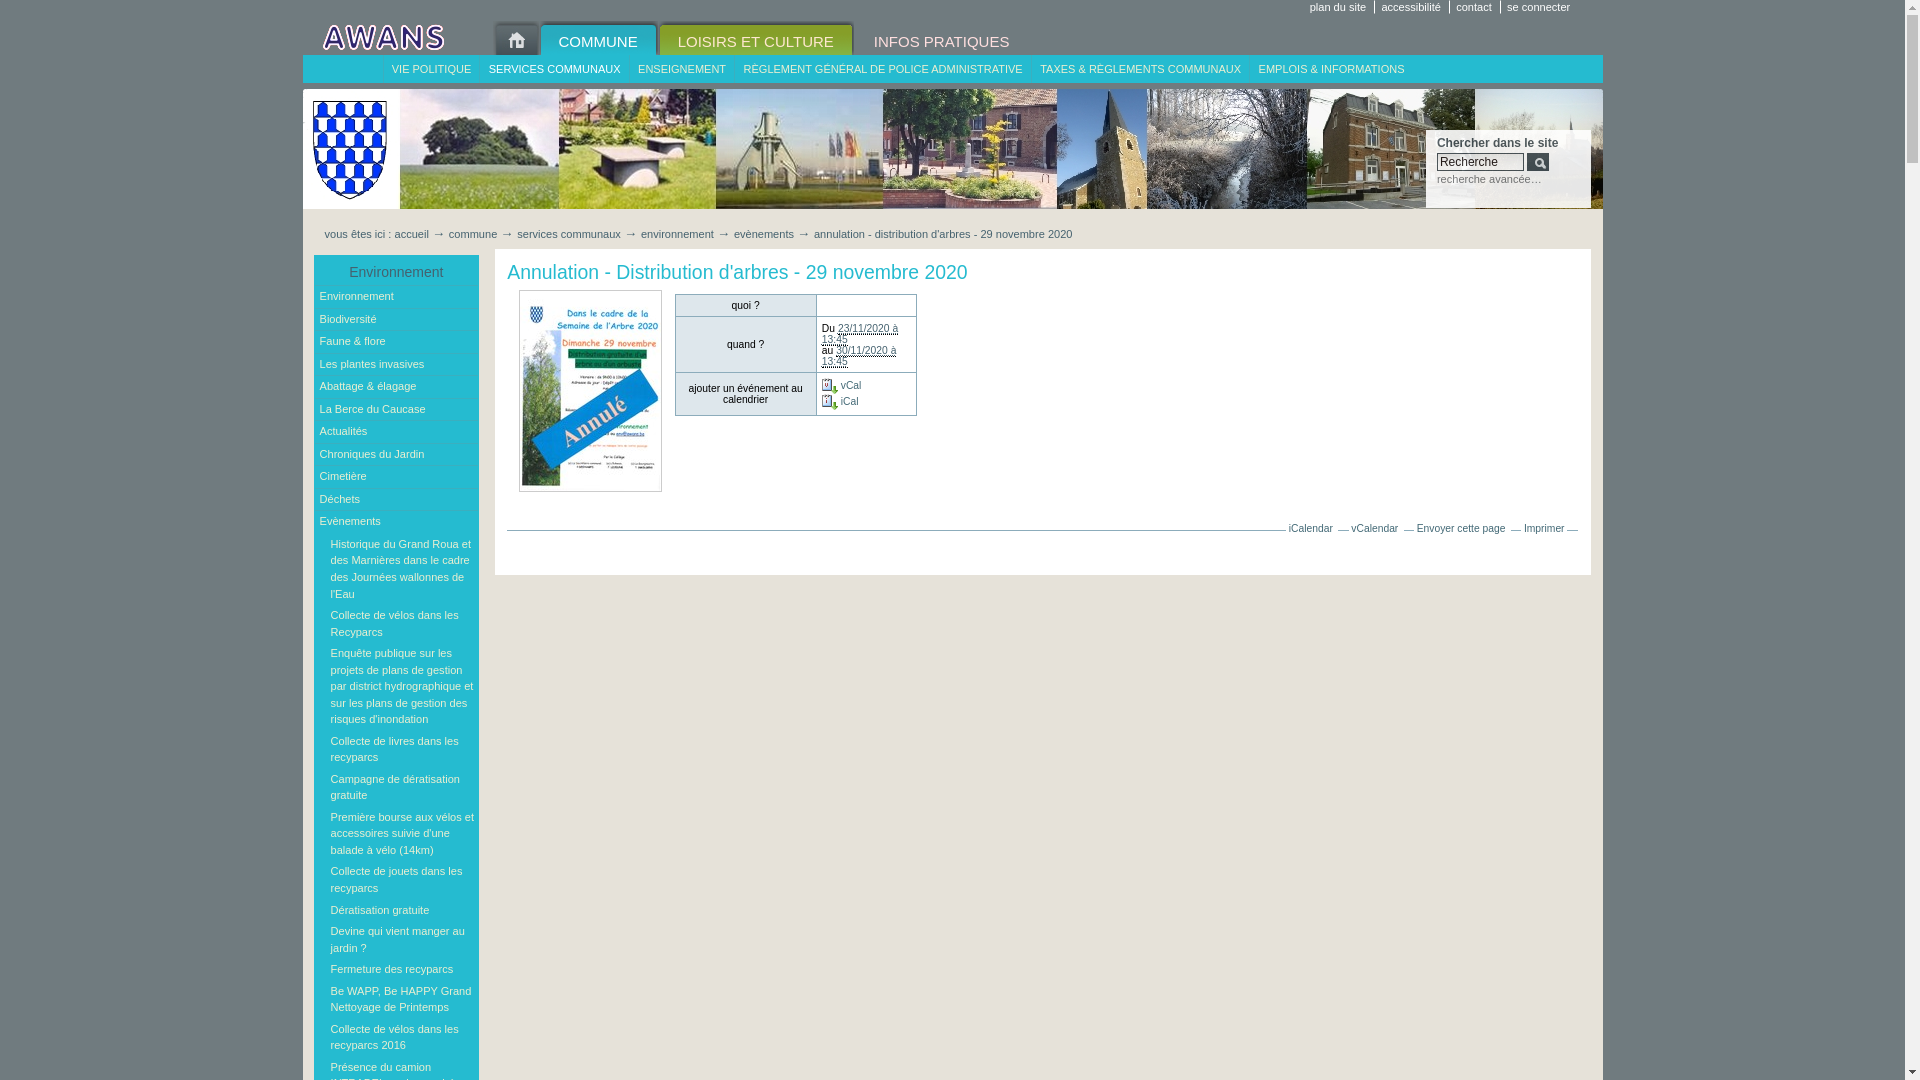 This screenshot has height=1080, width=1920. What do you see at coordinates (1454, 7) in the screenshot?
I see `'contact'` at bounding box center [1454, 7].